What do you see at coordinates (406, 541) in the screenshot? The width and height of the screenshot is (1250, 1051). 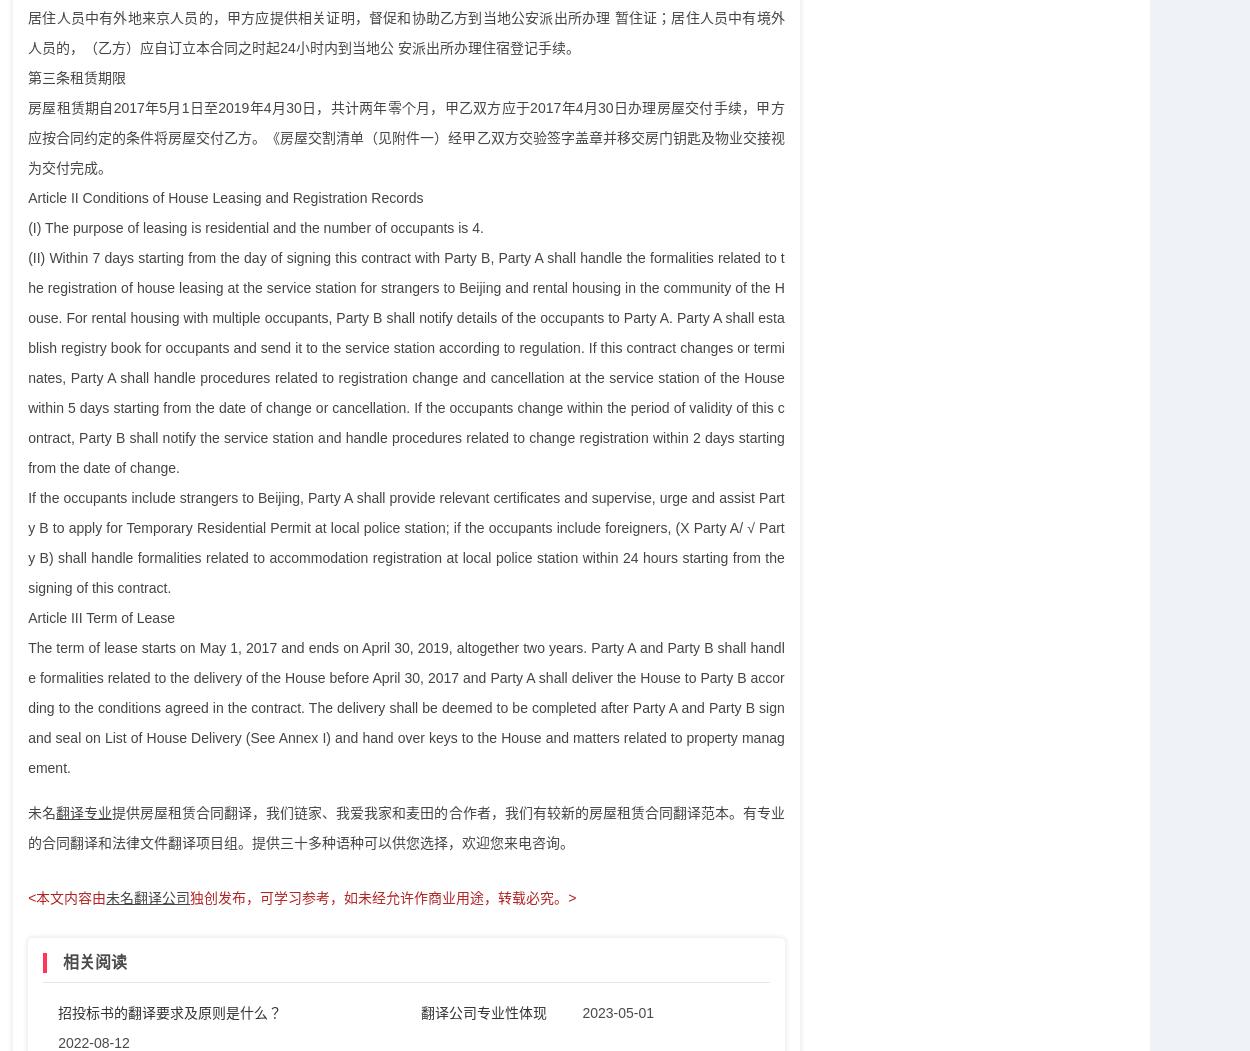 I see `'If the 
occupants include strangers to Beijing, Party A shall provide relevant 
certificates and supervise, urge and assist Party B to apply for 
Temporary Residential Permit at local police station; if the occupants 
include foreigners, (X Party A/ √ Party B) shall handle formalities 
related to accommodation registration at local police station within 24 
hours starting from the signing of this contract.'` at bounding box center [406, 541].